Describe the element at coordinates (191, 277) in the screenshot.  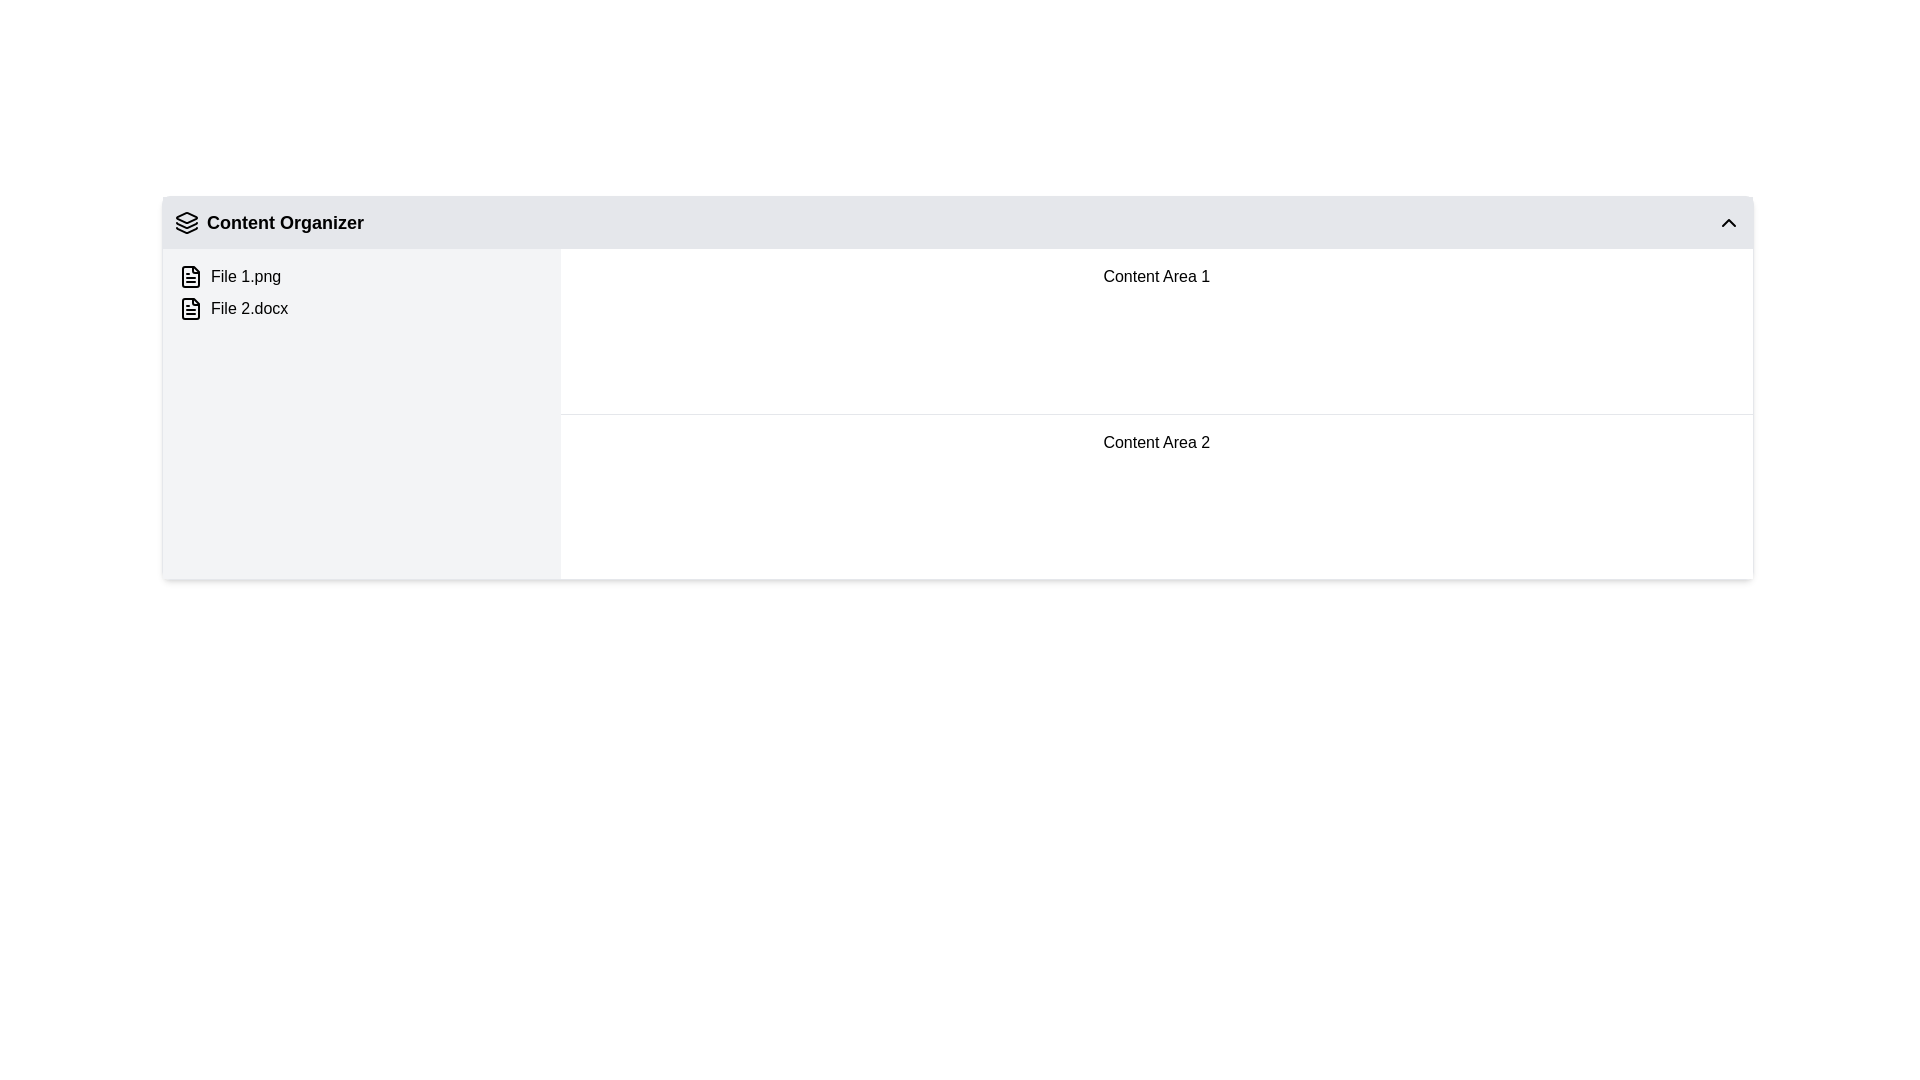
I see `the document icon representing 'File 2.docx', which is a rectangular shape with a folded corner, located in the left section of the file listing` at that location.